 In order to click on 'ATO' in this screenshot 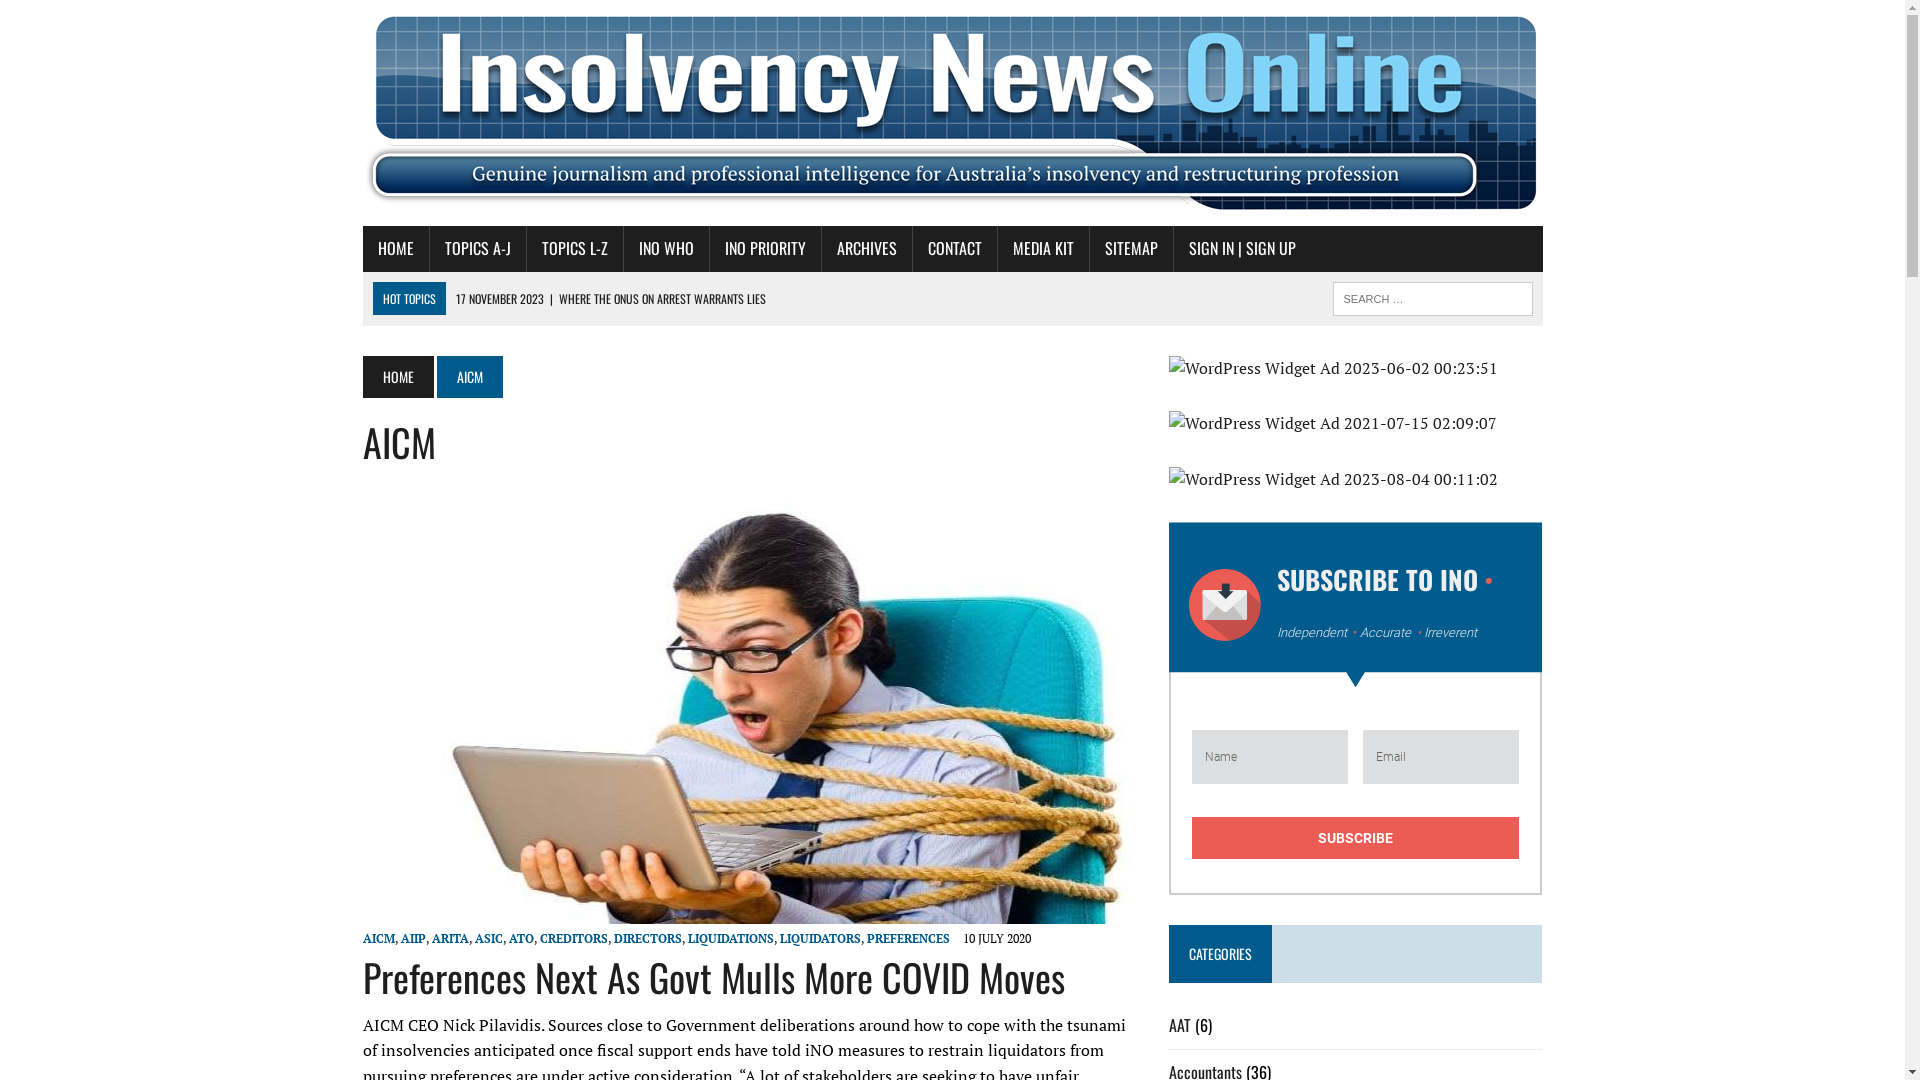, I will do `click(508, 938)`.